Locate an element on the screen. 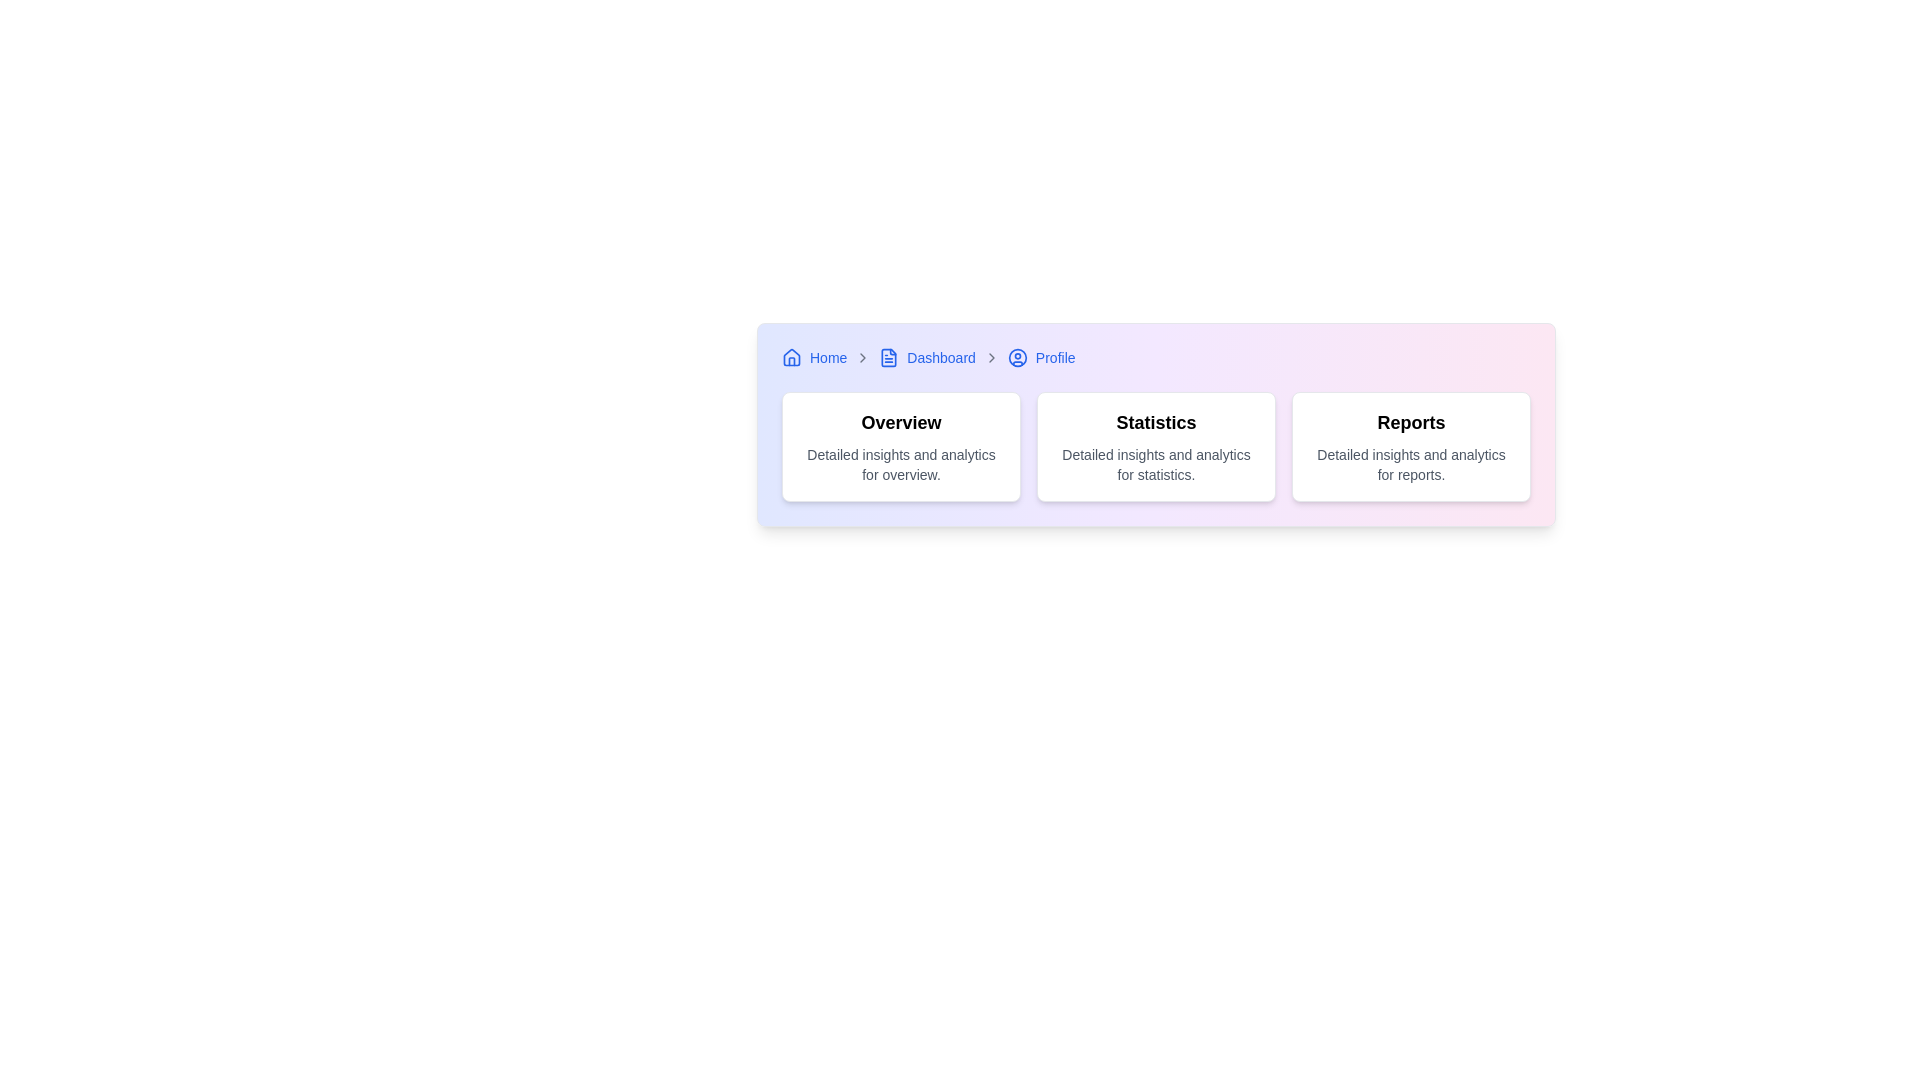 Image resolution: width=1920 pixels, height=1080 pixels. the rightmost informational card related to reports in the horizontally aligned grid of cards is located at coordinates (1410, 446).